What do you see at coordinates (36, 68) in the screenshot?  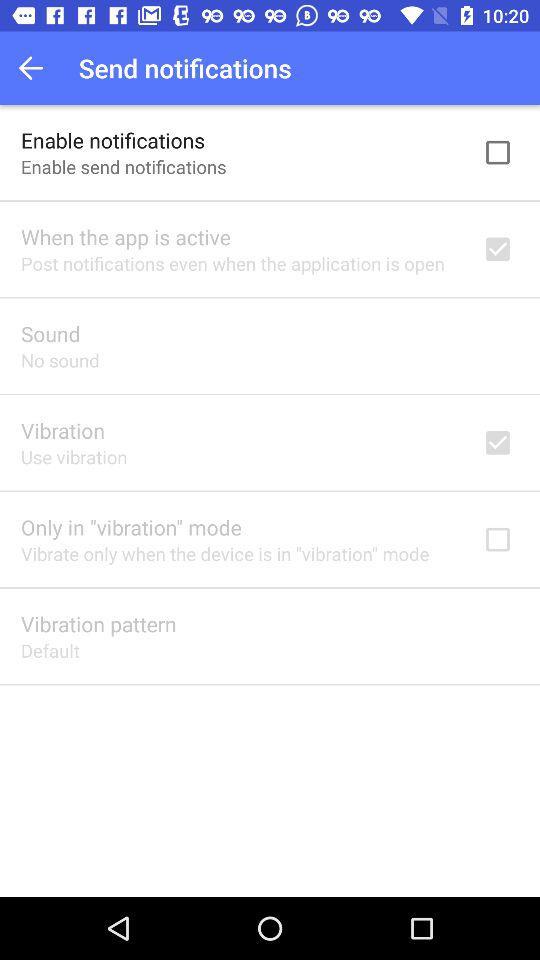 I see `item next to send notifications` at bounding box center [36, 68].